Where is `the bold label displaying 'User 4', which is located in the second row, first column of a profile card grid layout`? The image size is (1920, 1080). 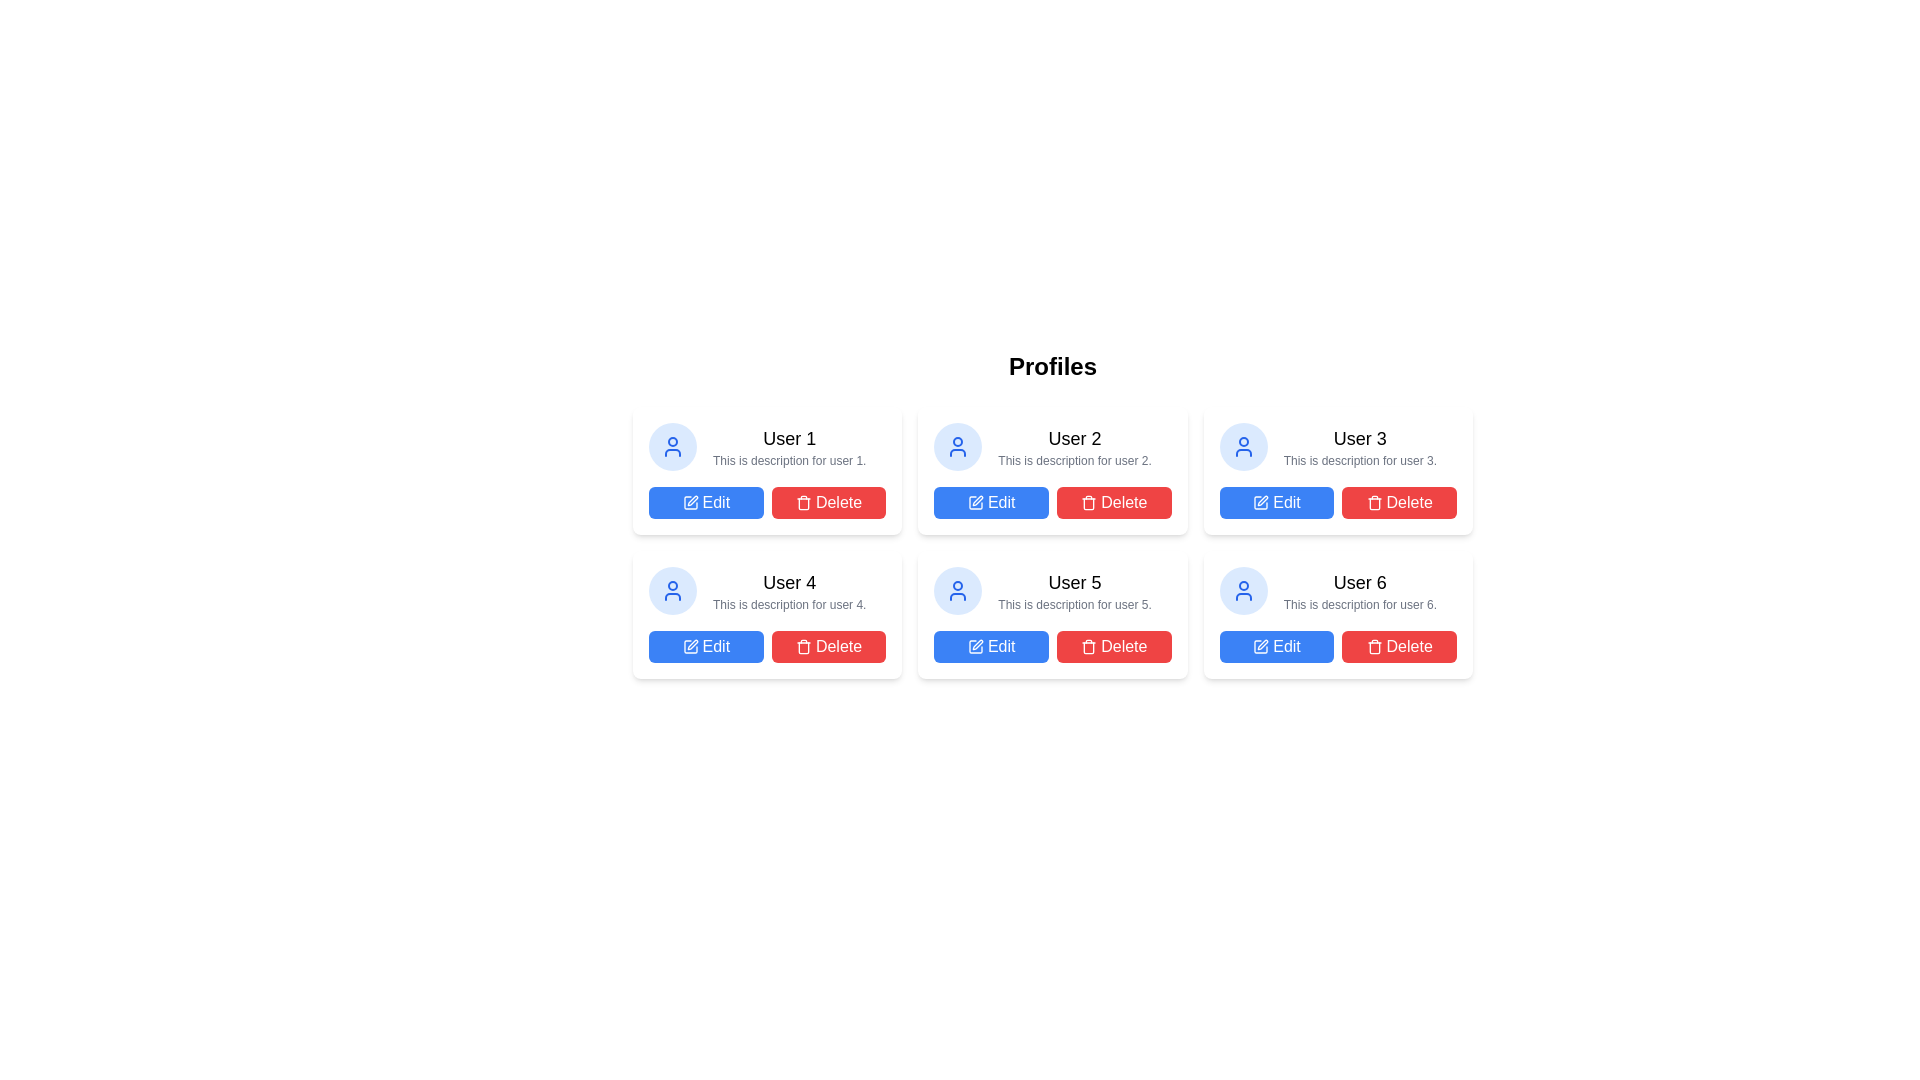 the bold label displaying 'User 4', which is located in the second row, first column of a profile card grid layout is located at coordinates (788, 582).